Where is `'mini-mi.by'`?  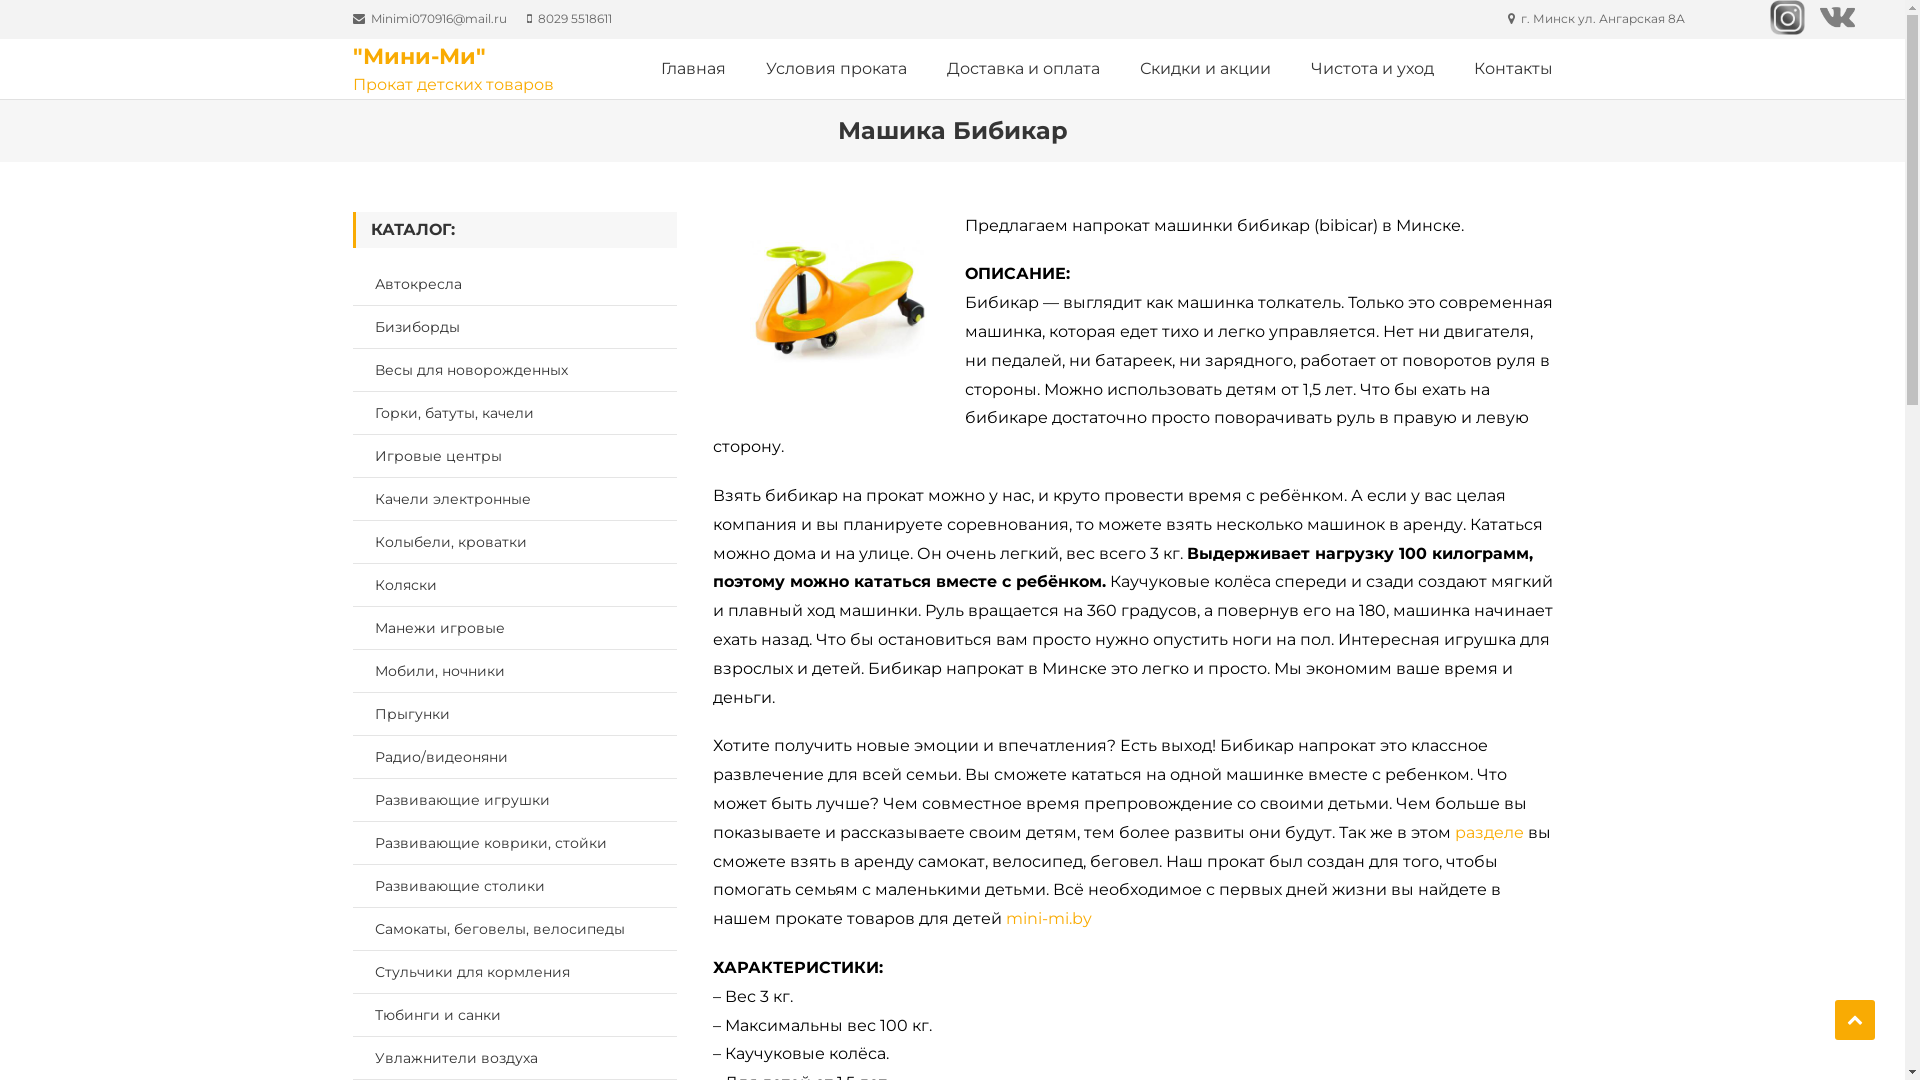
'mini-mi.by' is located at coordinates (1048, 918).